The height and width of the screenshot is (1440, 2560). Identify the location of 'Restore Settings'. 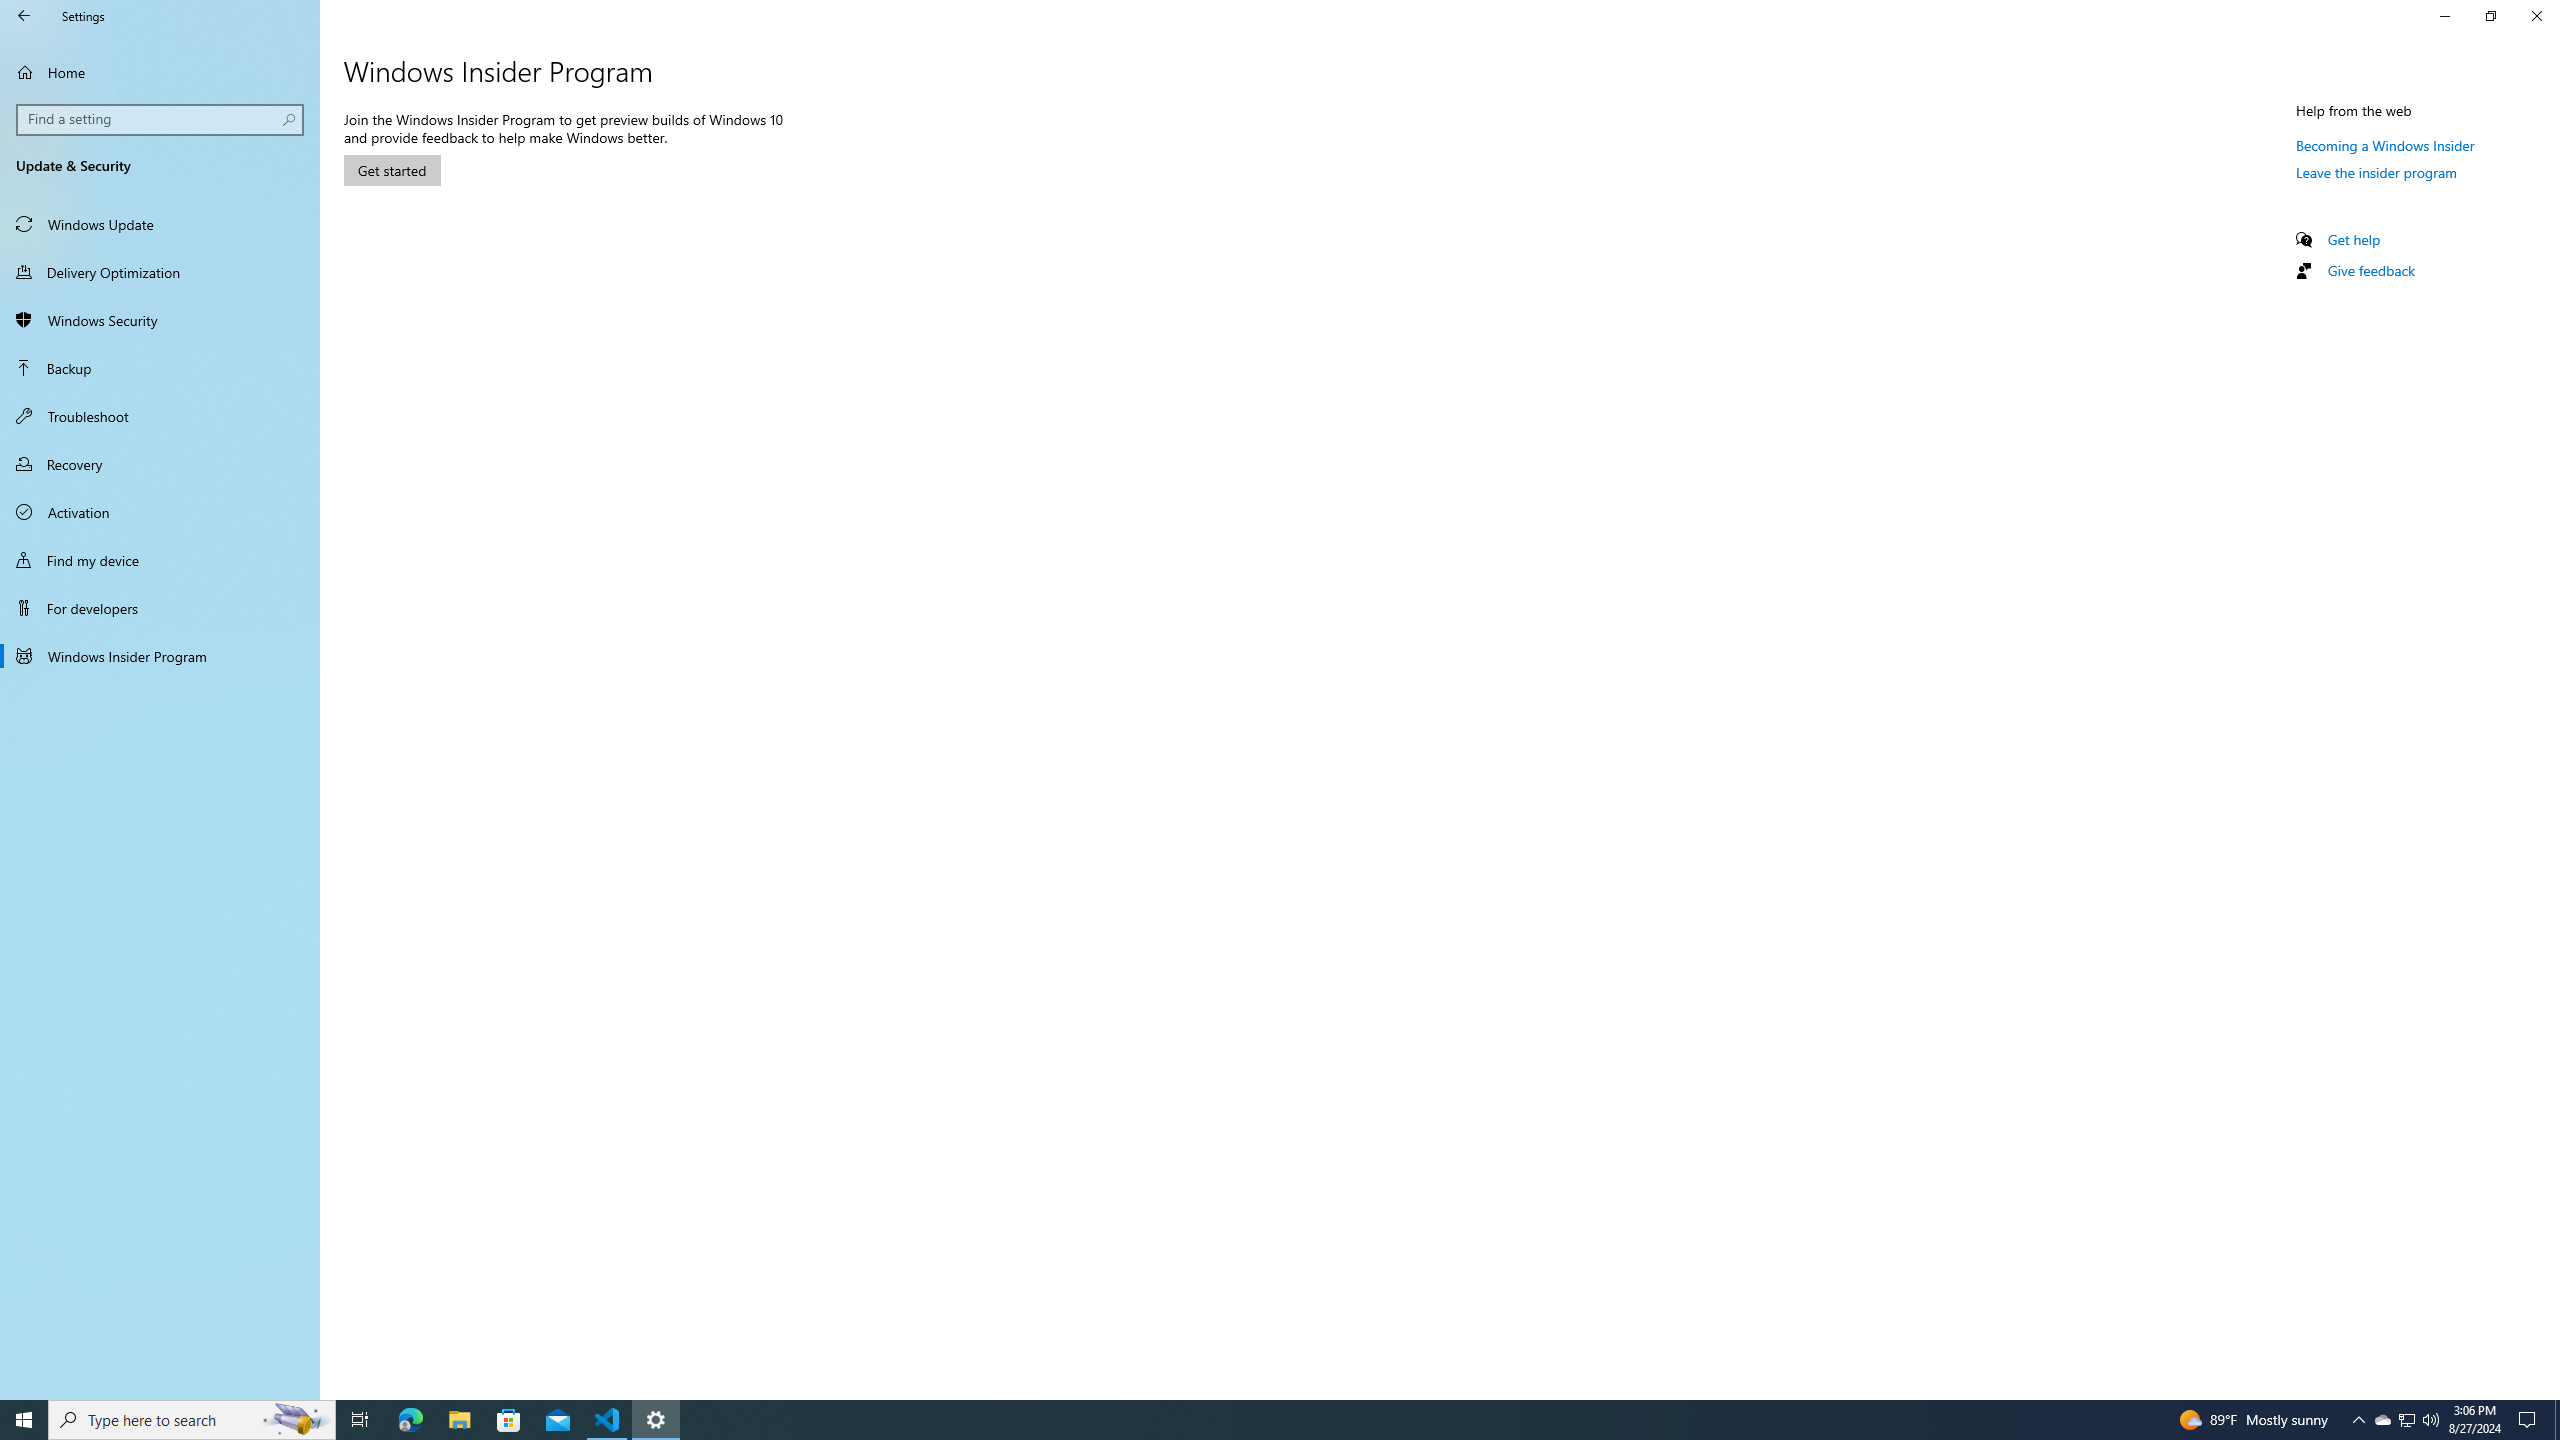
(2490, 15).